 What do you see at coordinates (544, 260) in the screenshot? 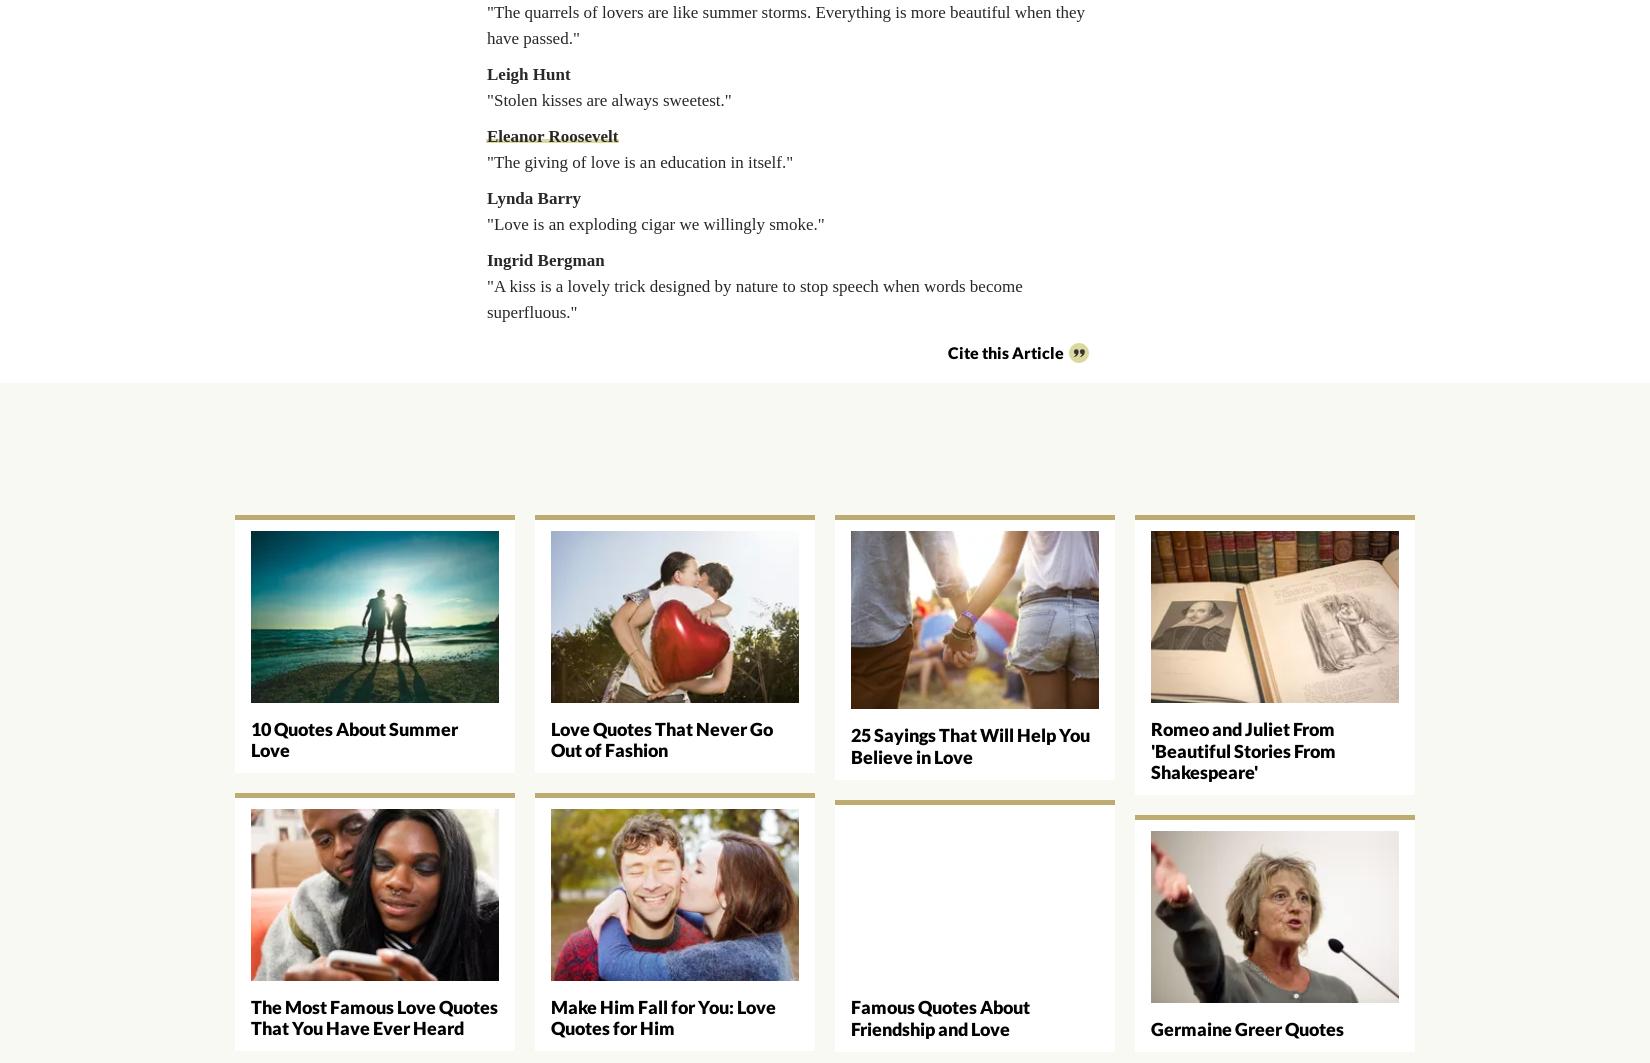
I see `'Ingrid Bergman'` at bounding box center [544, 260].